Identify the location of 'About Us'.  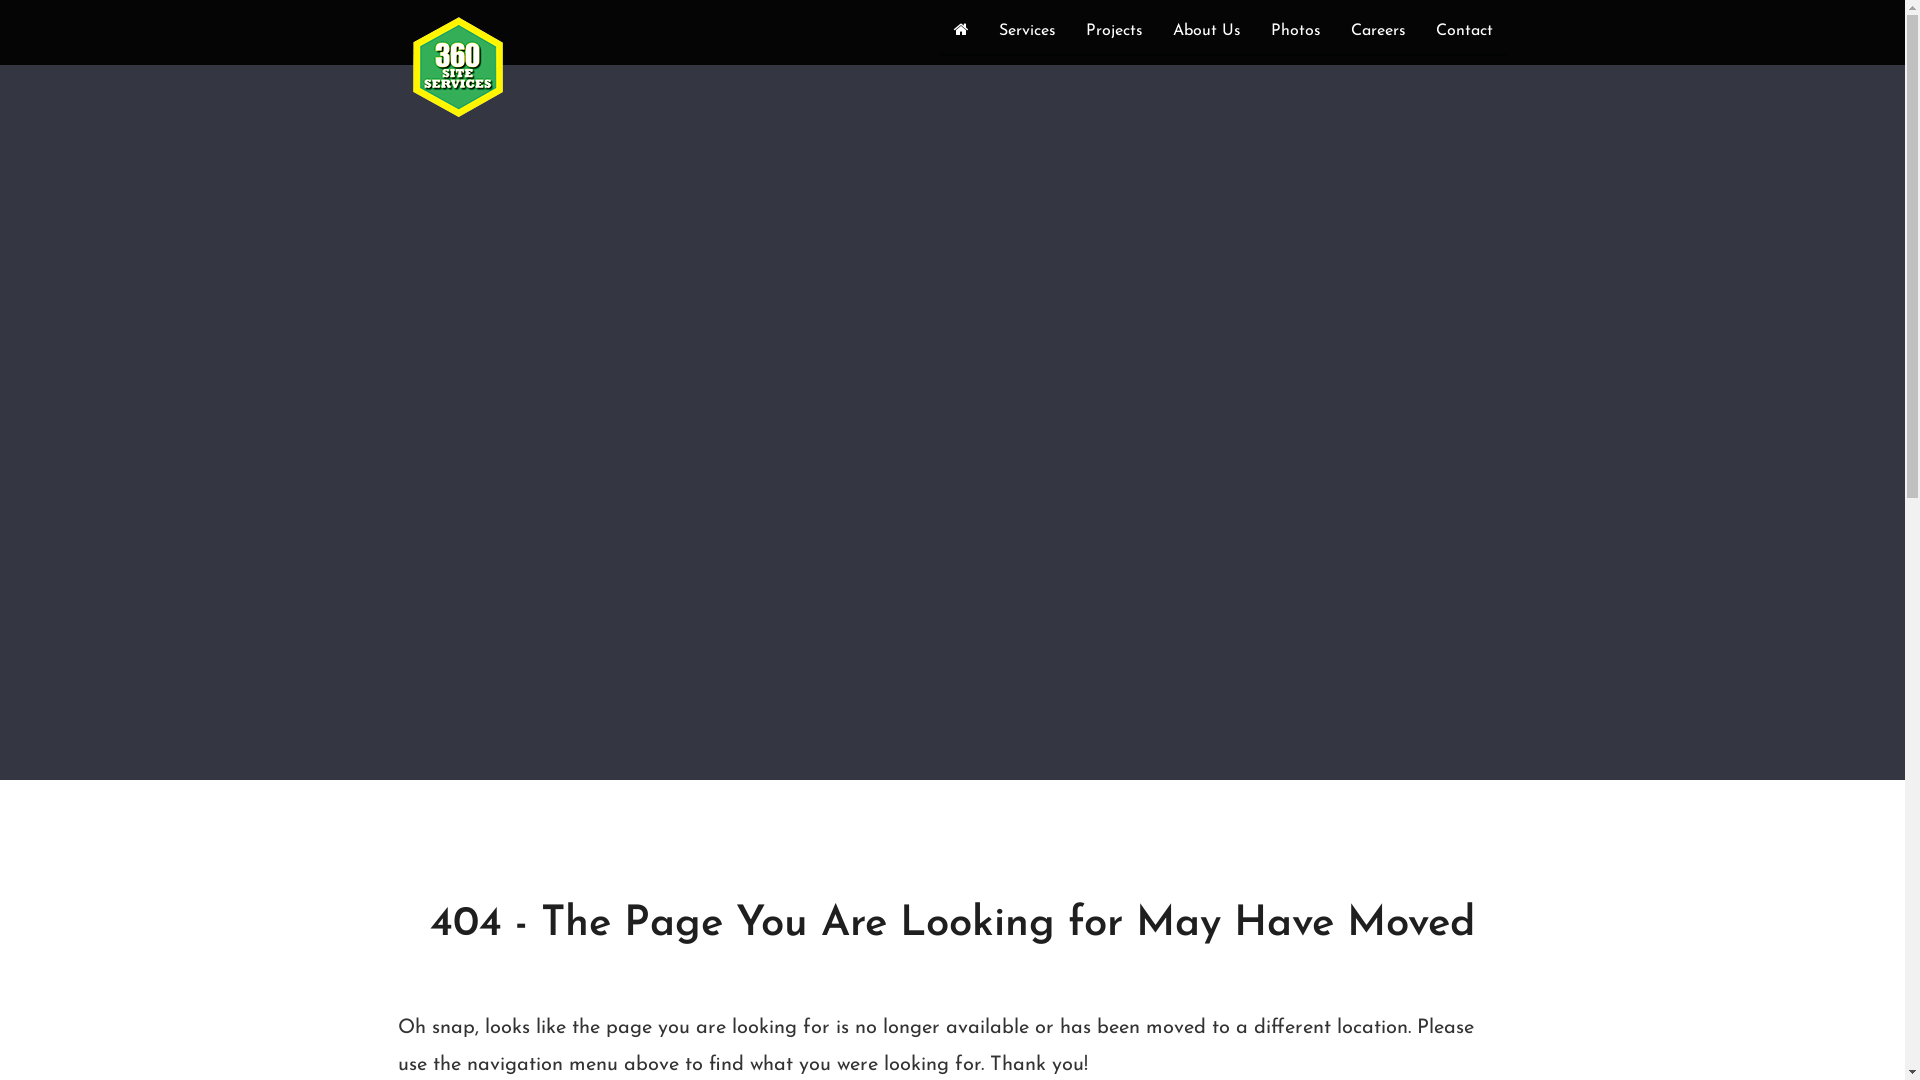
(1205, 33).